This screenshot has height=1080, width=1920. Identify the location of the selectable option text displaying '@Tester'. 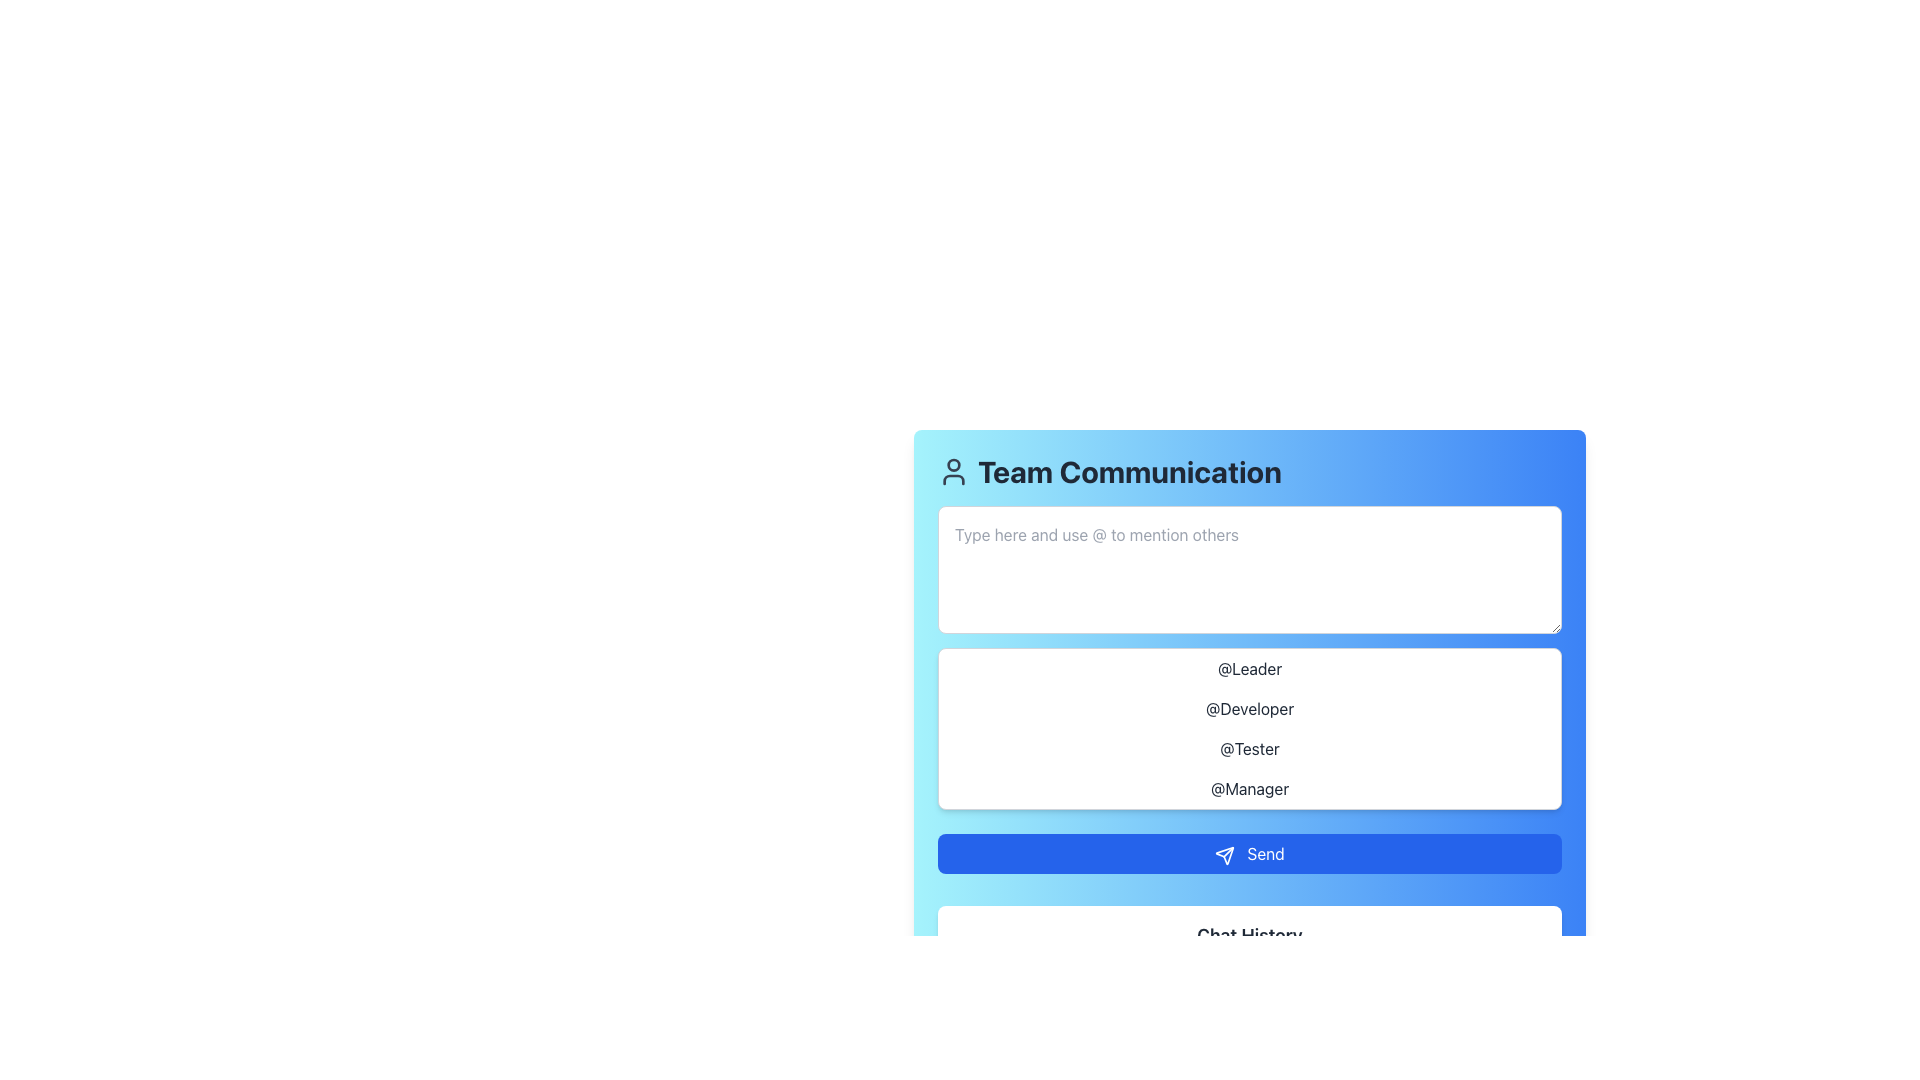
(1248, 748).